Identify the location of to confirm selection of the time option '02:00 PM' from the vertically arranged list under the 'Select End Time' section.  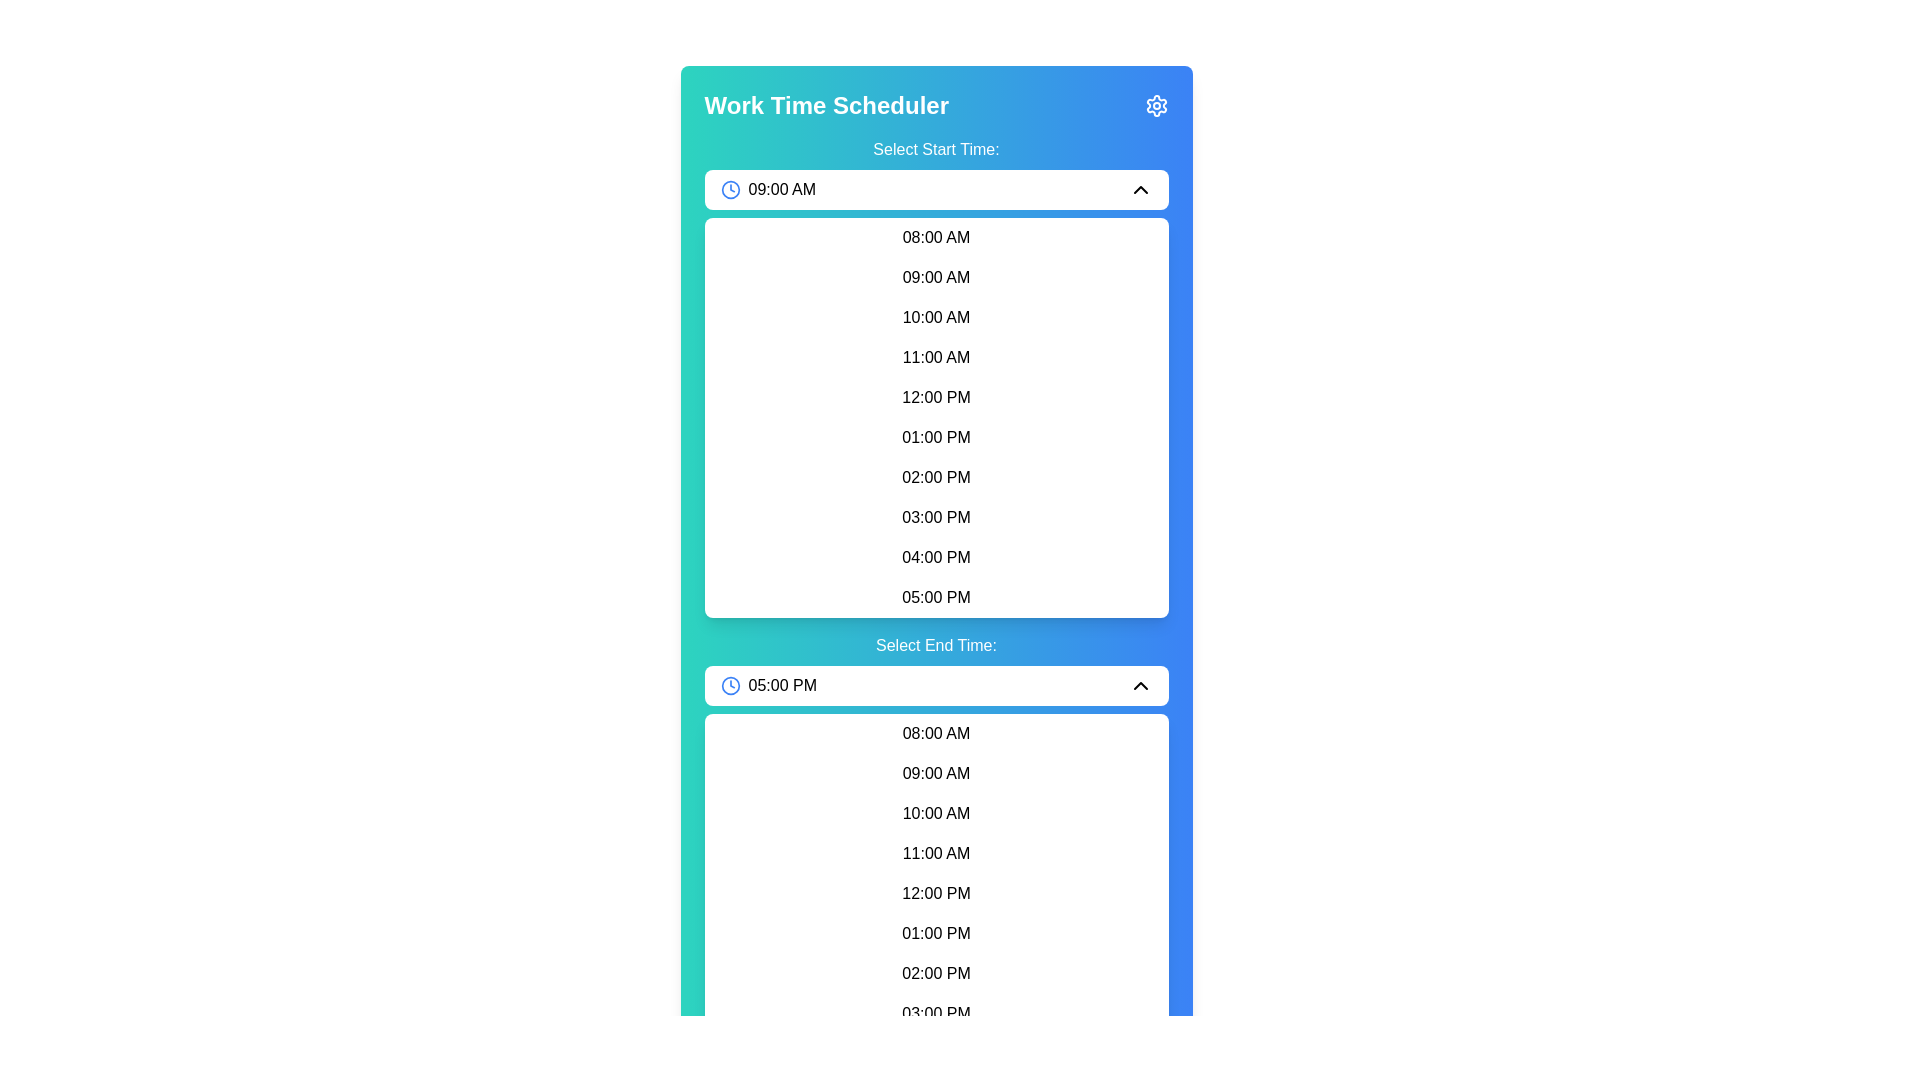
(935, 973).